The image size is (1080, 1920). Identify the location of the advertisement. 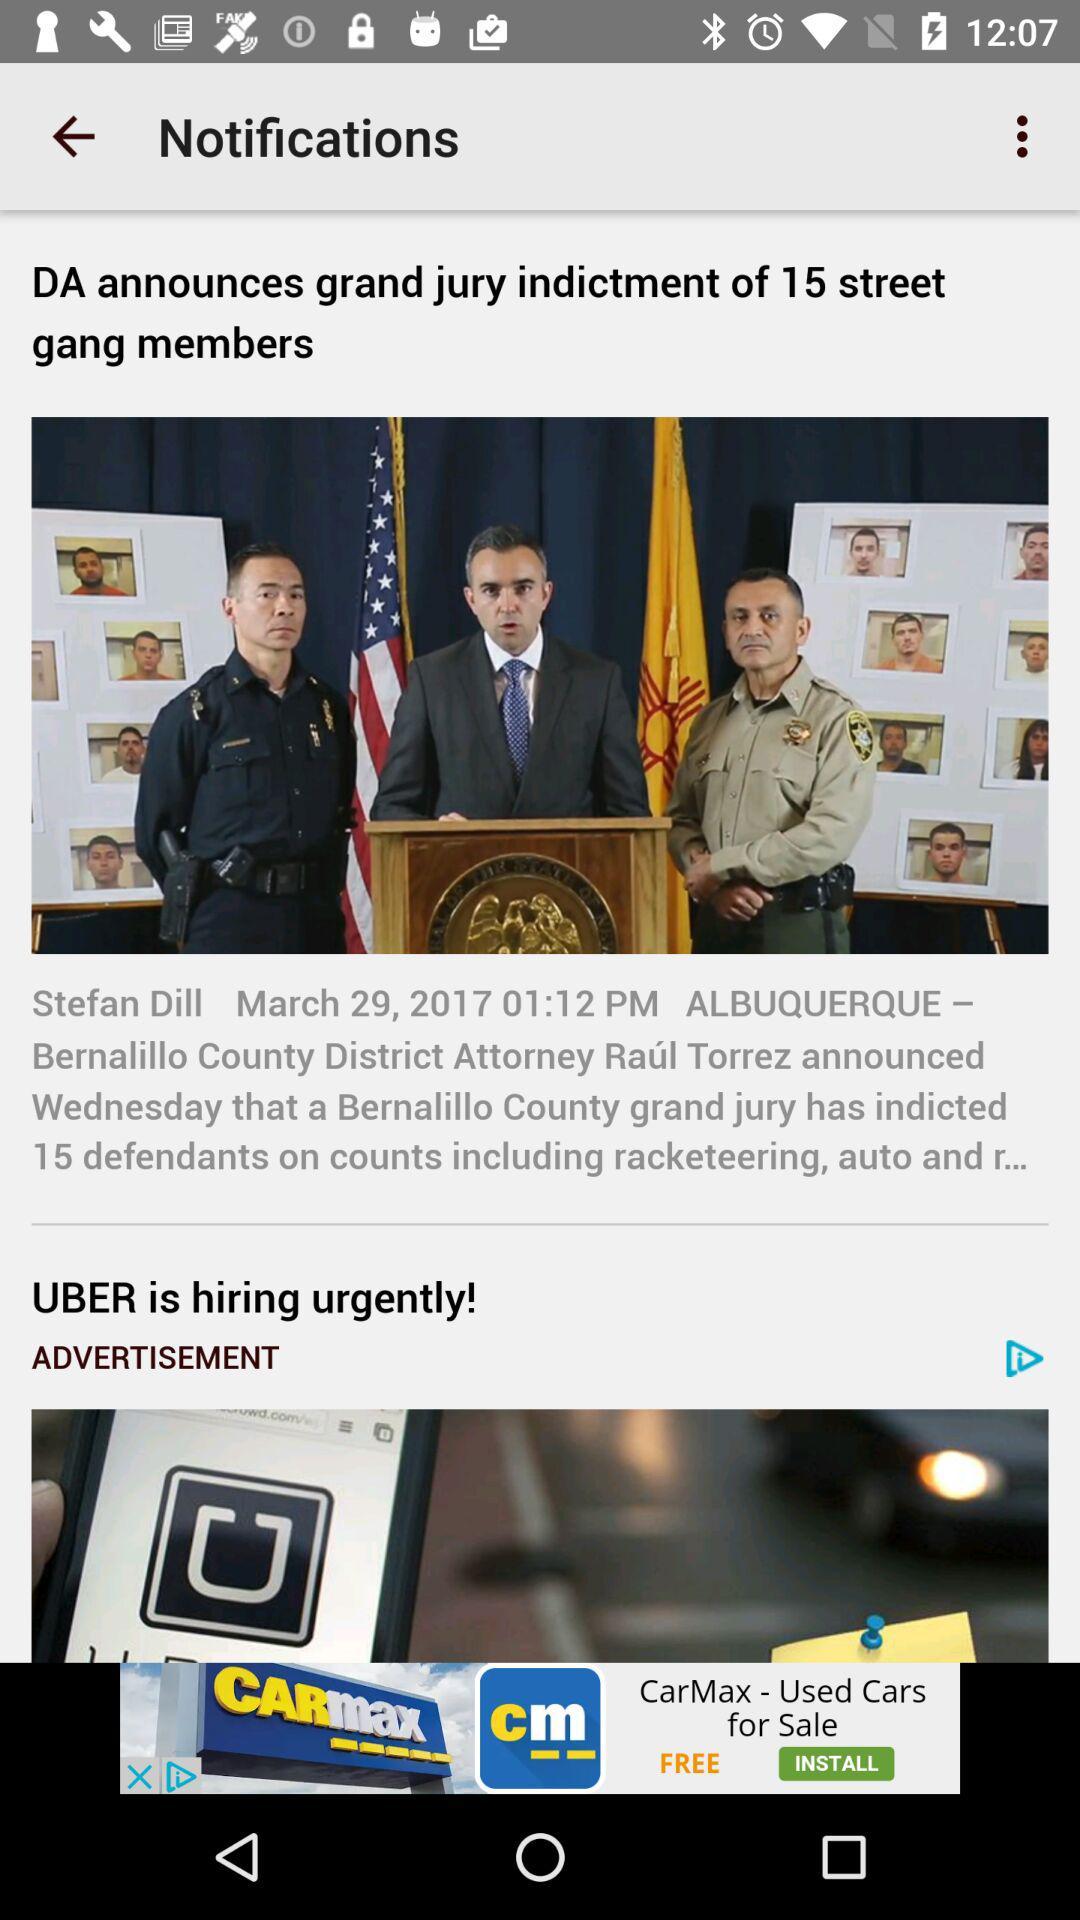
(540, 1727).